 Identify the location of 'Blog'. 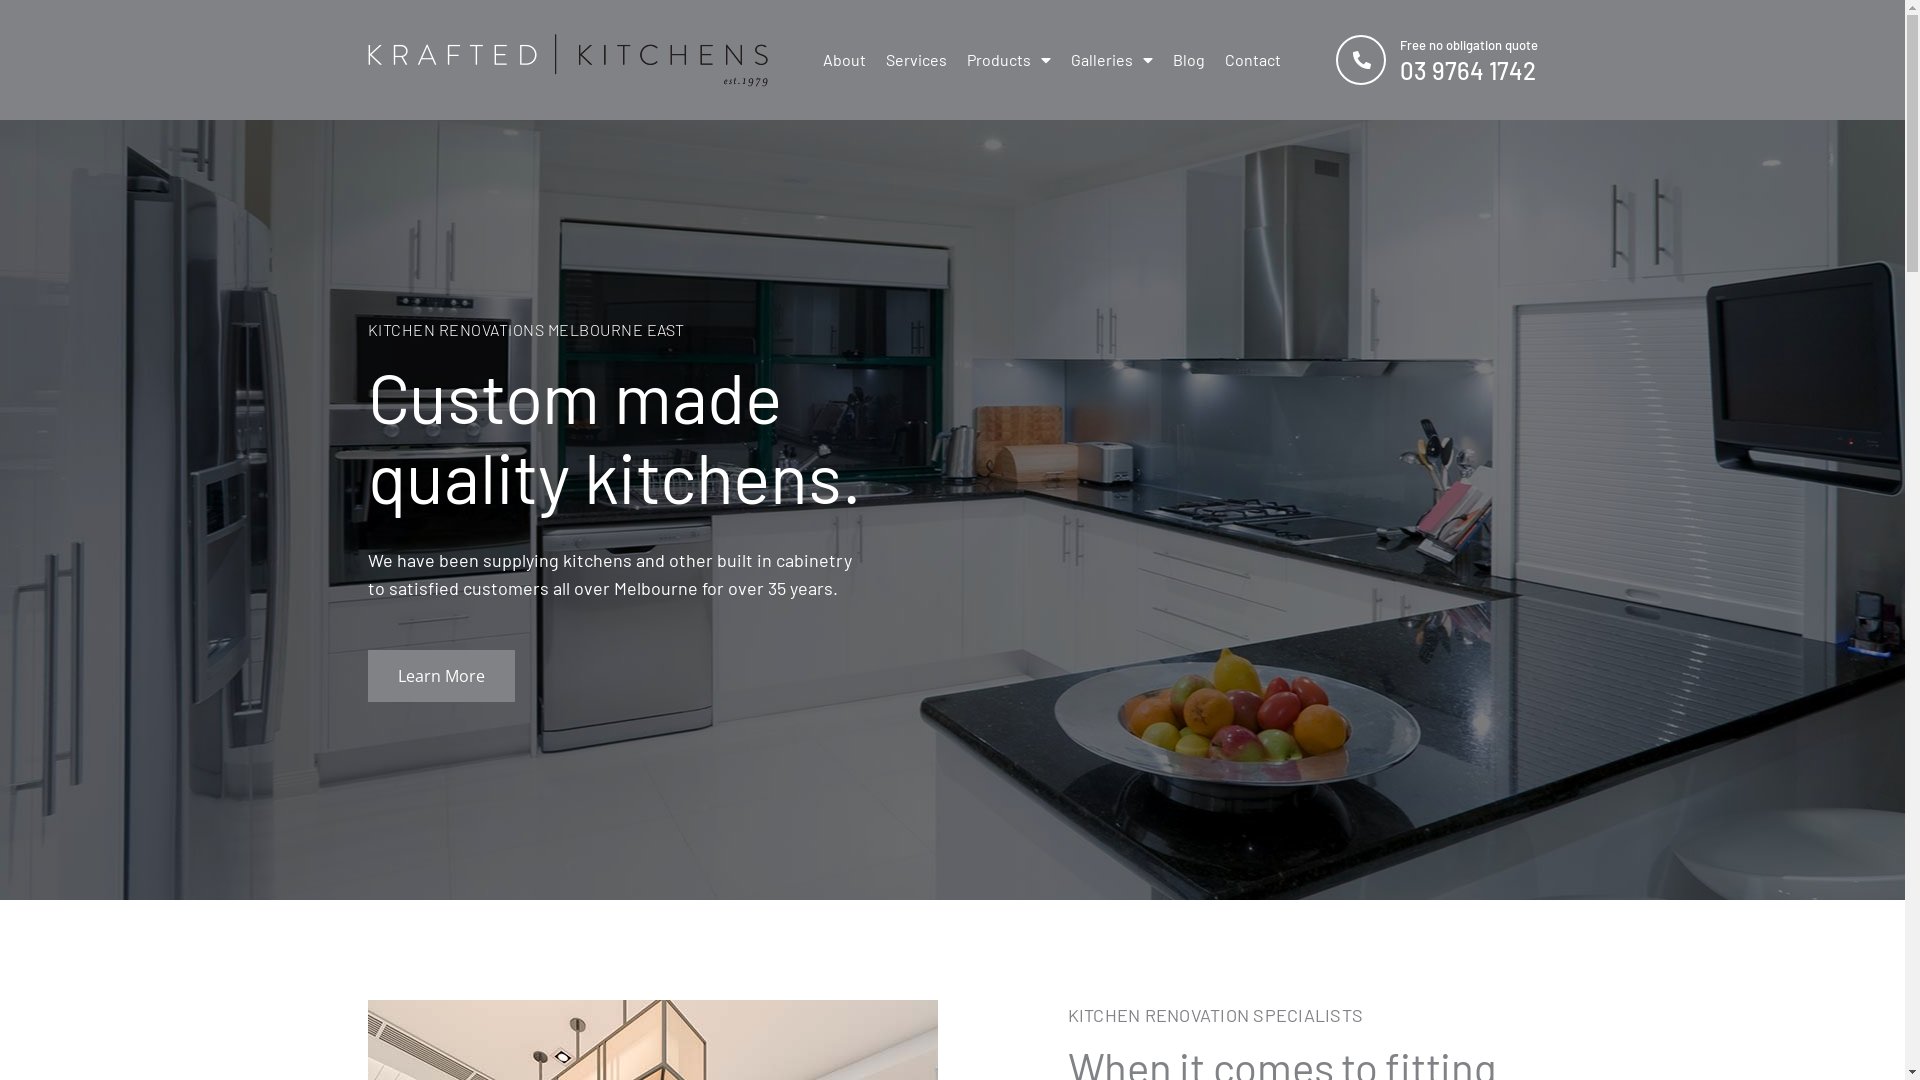
(1188, 59).